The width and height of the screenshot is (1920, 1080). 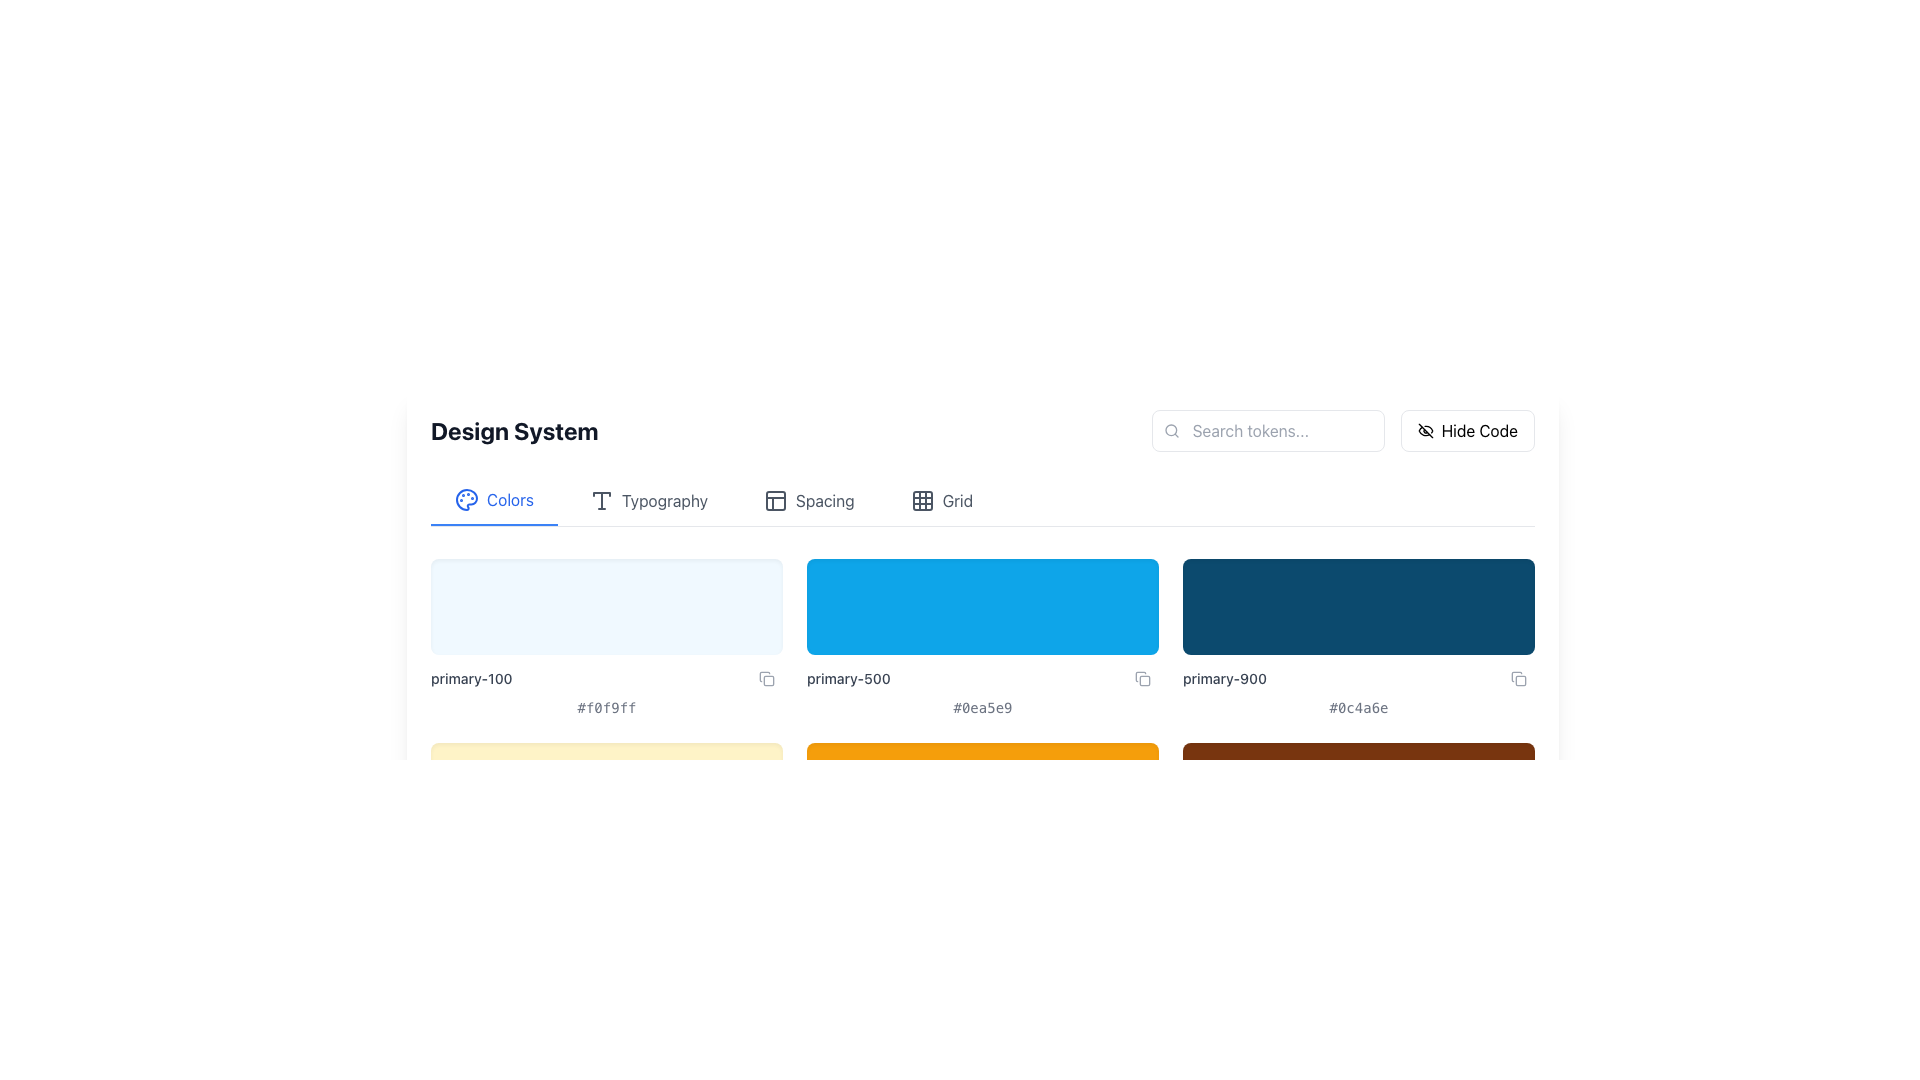 What do you see at coordinates (940, 500) in the screenshot?
I see `the 'Grid' tab in the navigation interface` at bounding box center [940, 500].